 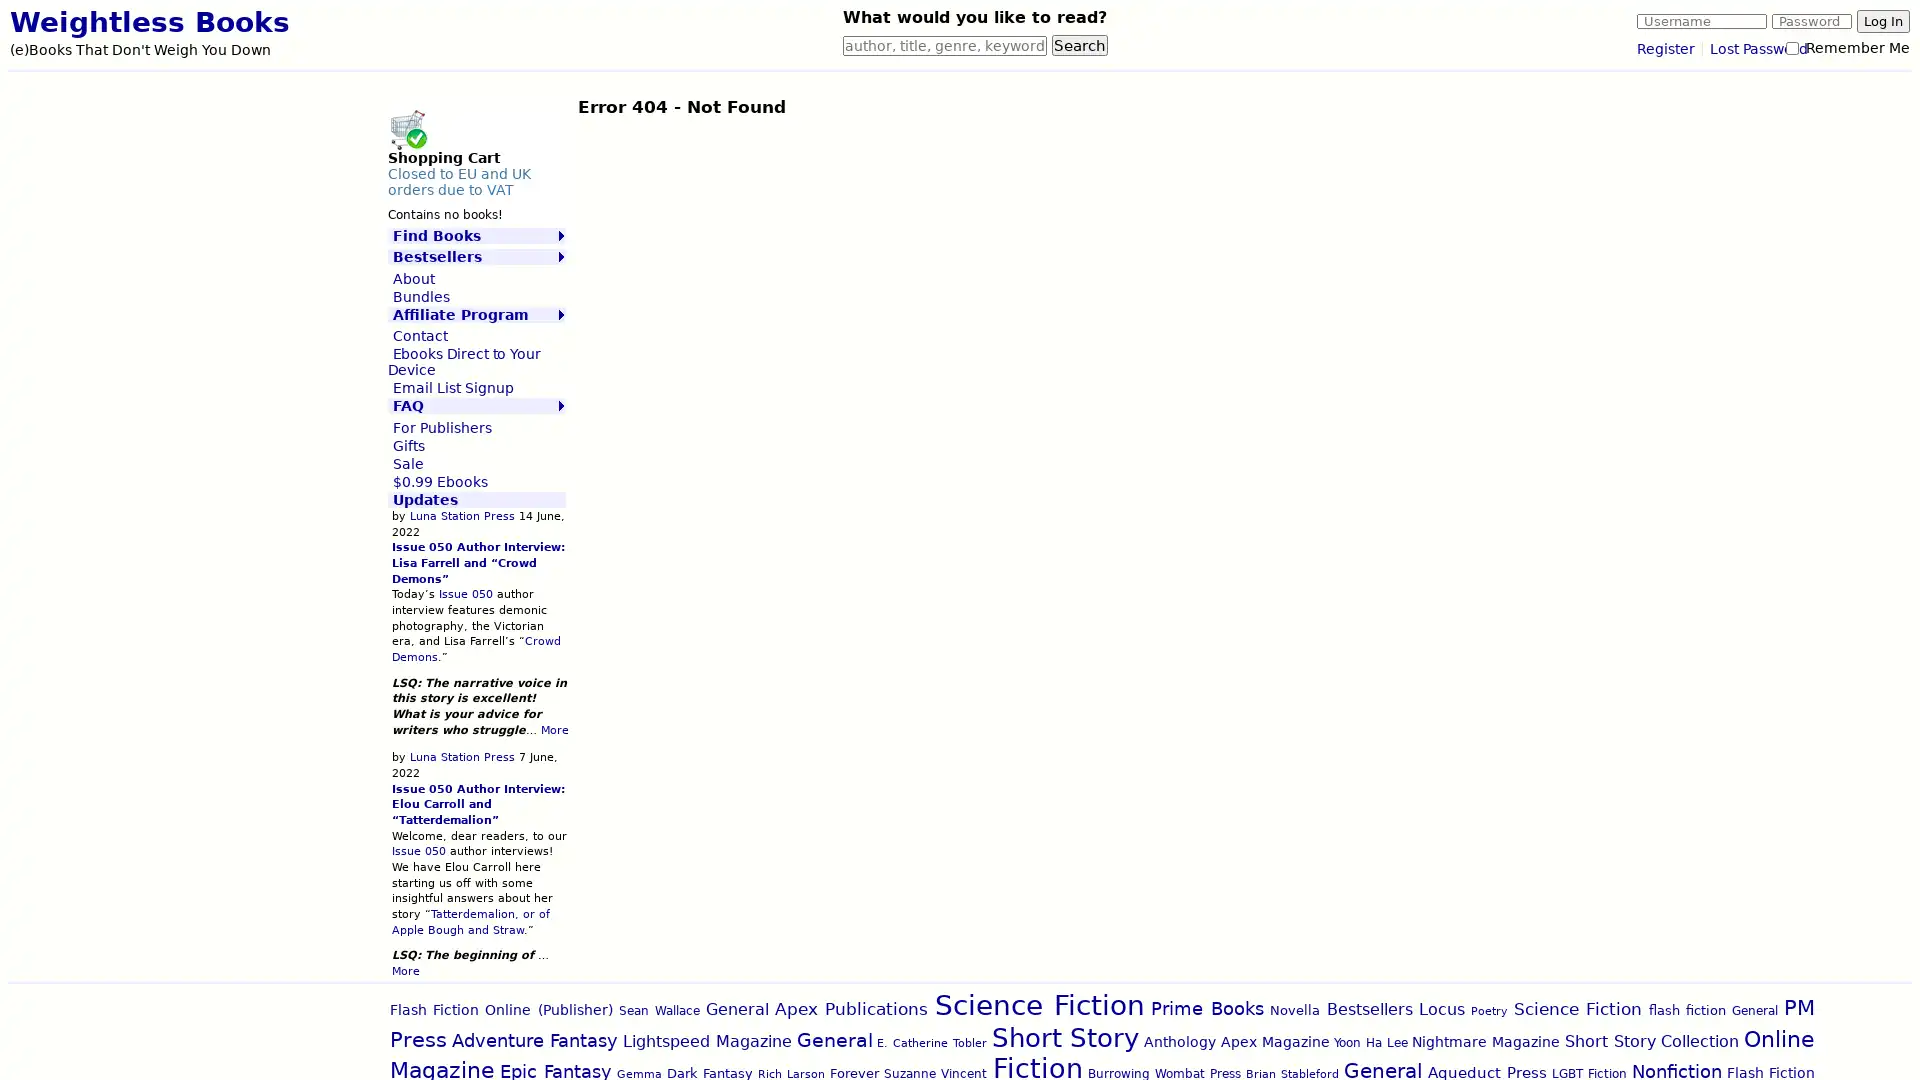 What do you see at coordinates (406, 128) in the screenshot?
I see `Shopping Cart` at bounding box center [406, 128].